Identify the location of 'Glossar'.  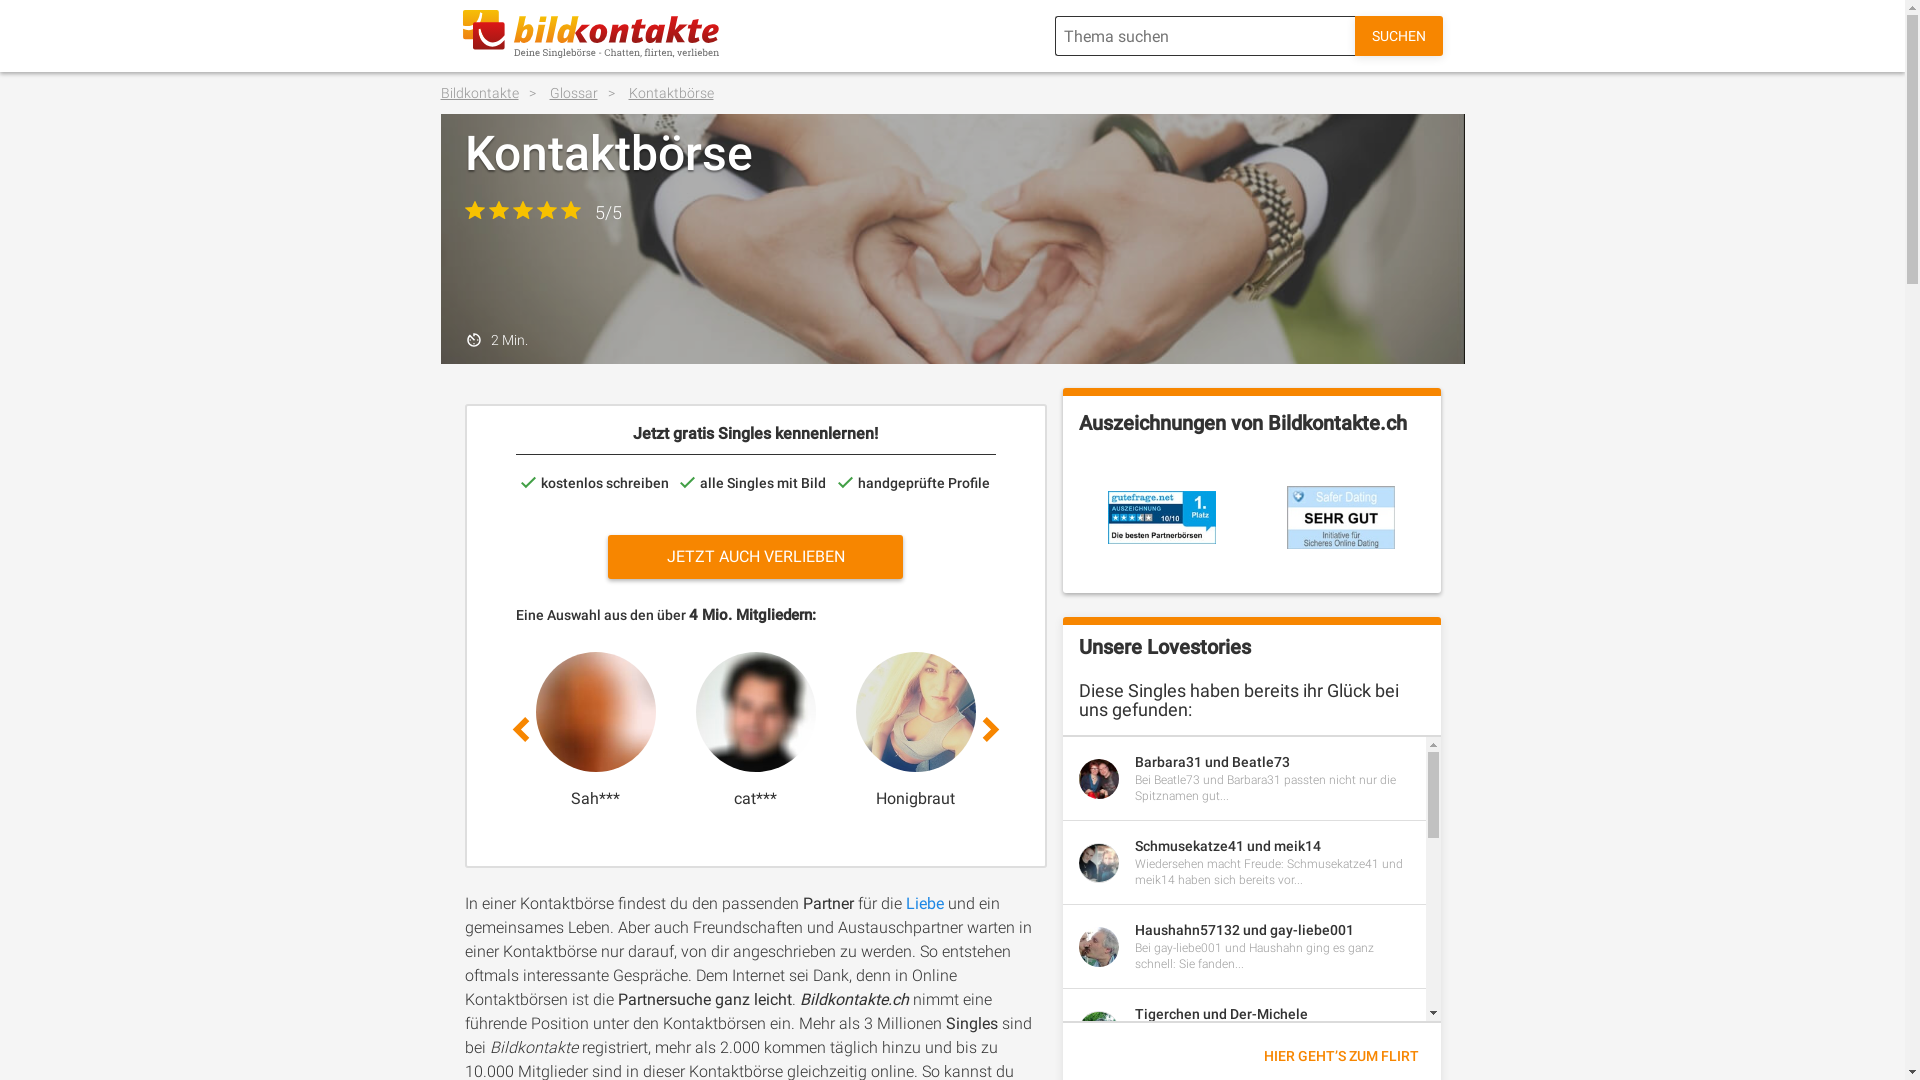
(587, 92).